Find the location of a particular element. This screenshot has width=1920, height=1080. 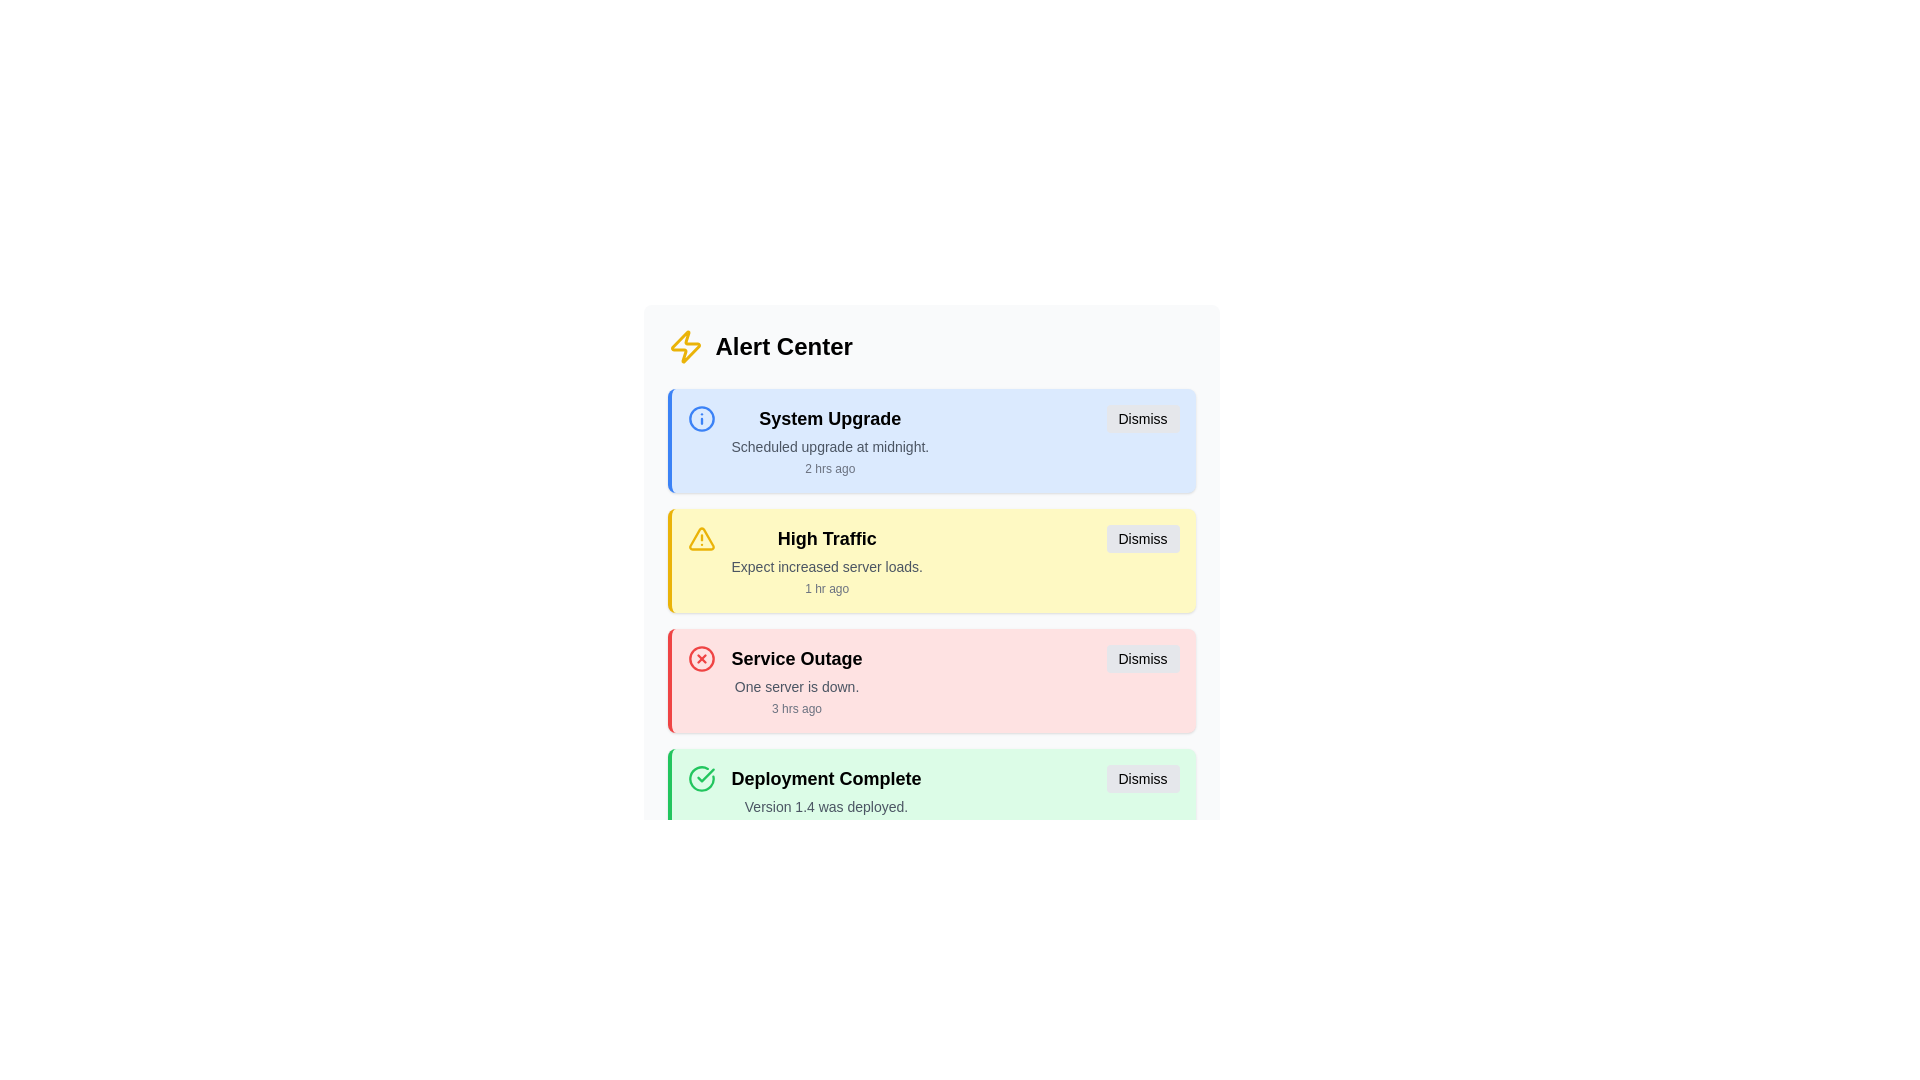

the error alert icon located in the top-left corner of the 'Service Outage' alert box is located at coordinates (701, 659).